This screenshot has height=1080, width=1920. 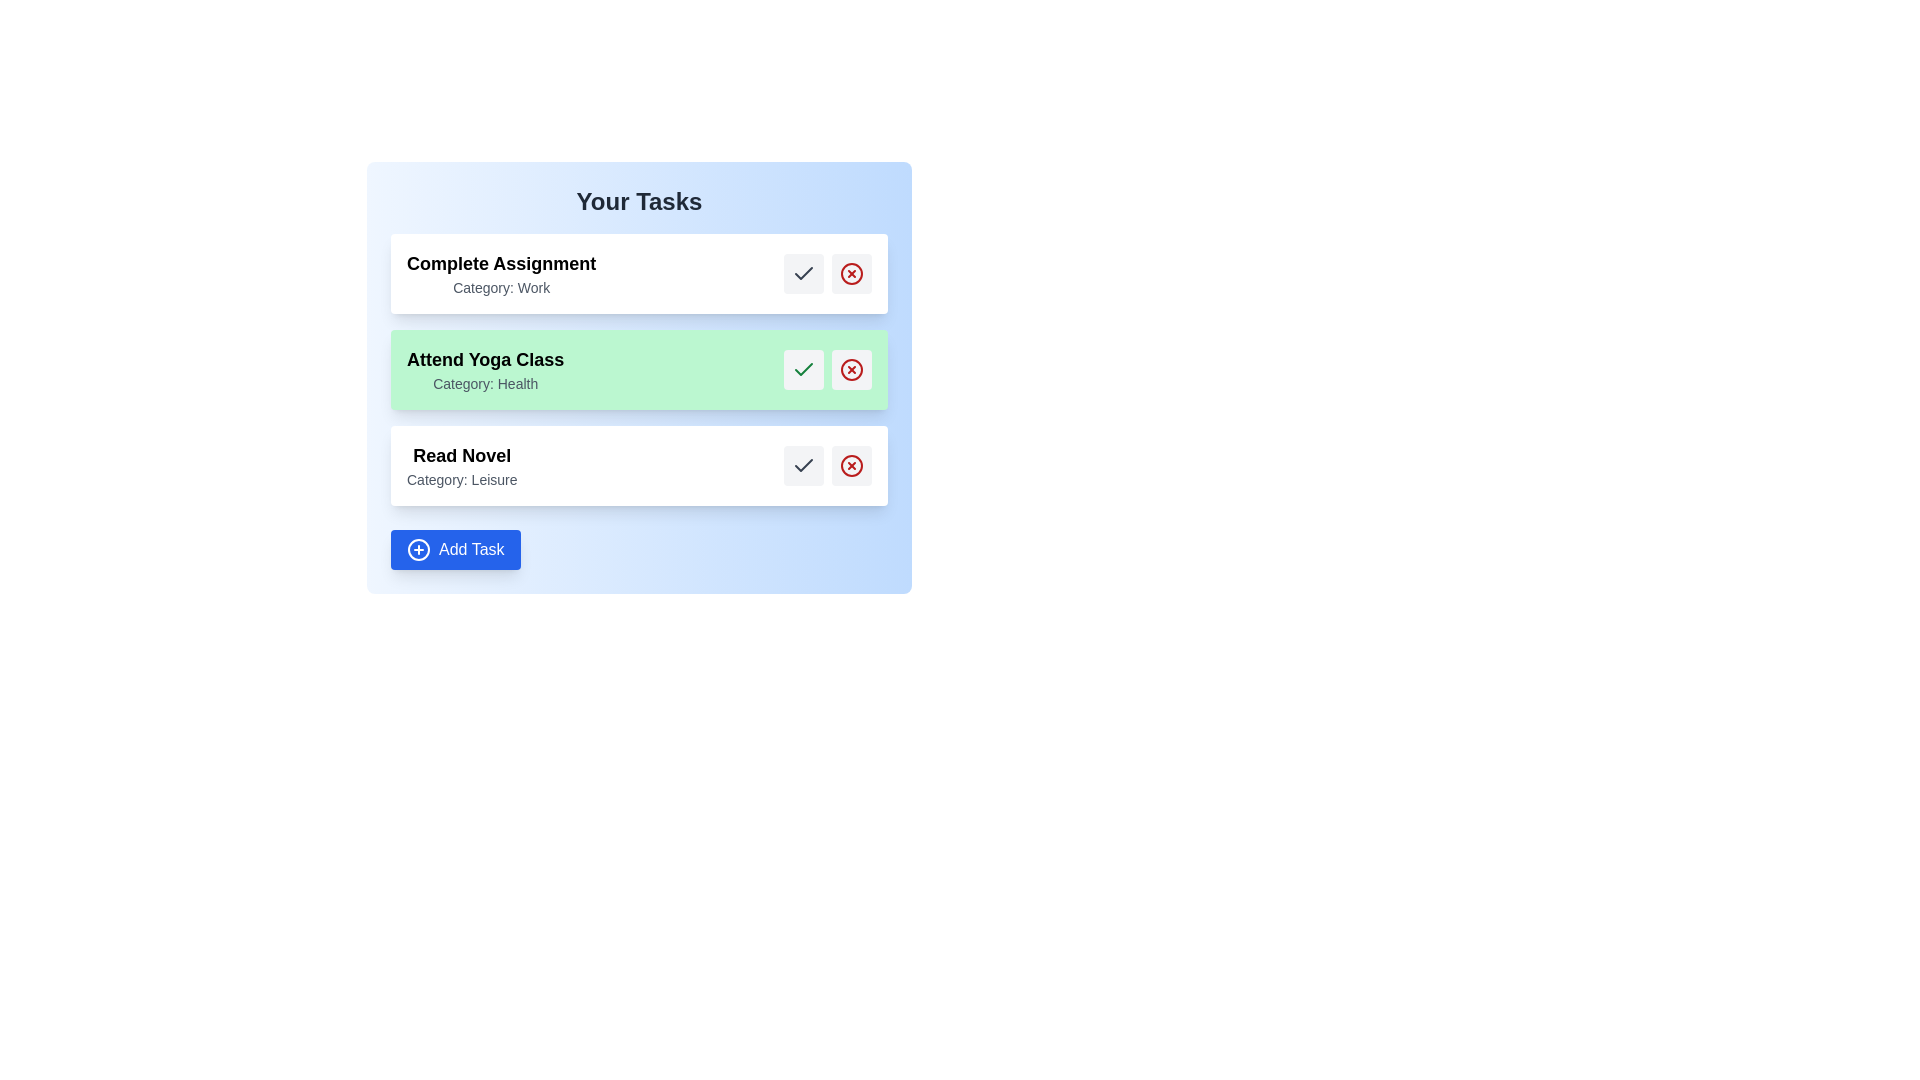 I want to click on the task titled Complete Assignment by clicking the red 'X' button next to it, so click(x=851, y=273).